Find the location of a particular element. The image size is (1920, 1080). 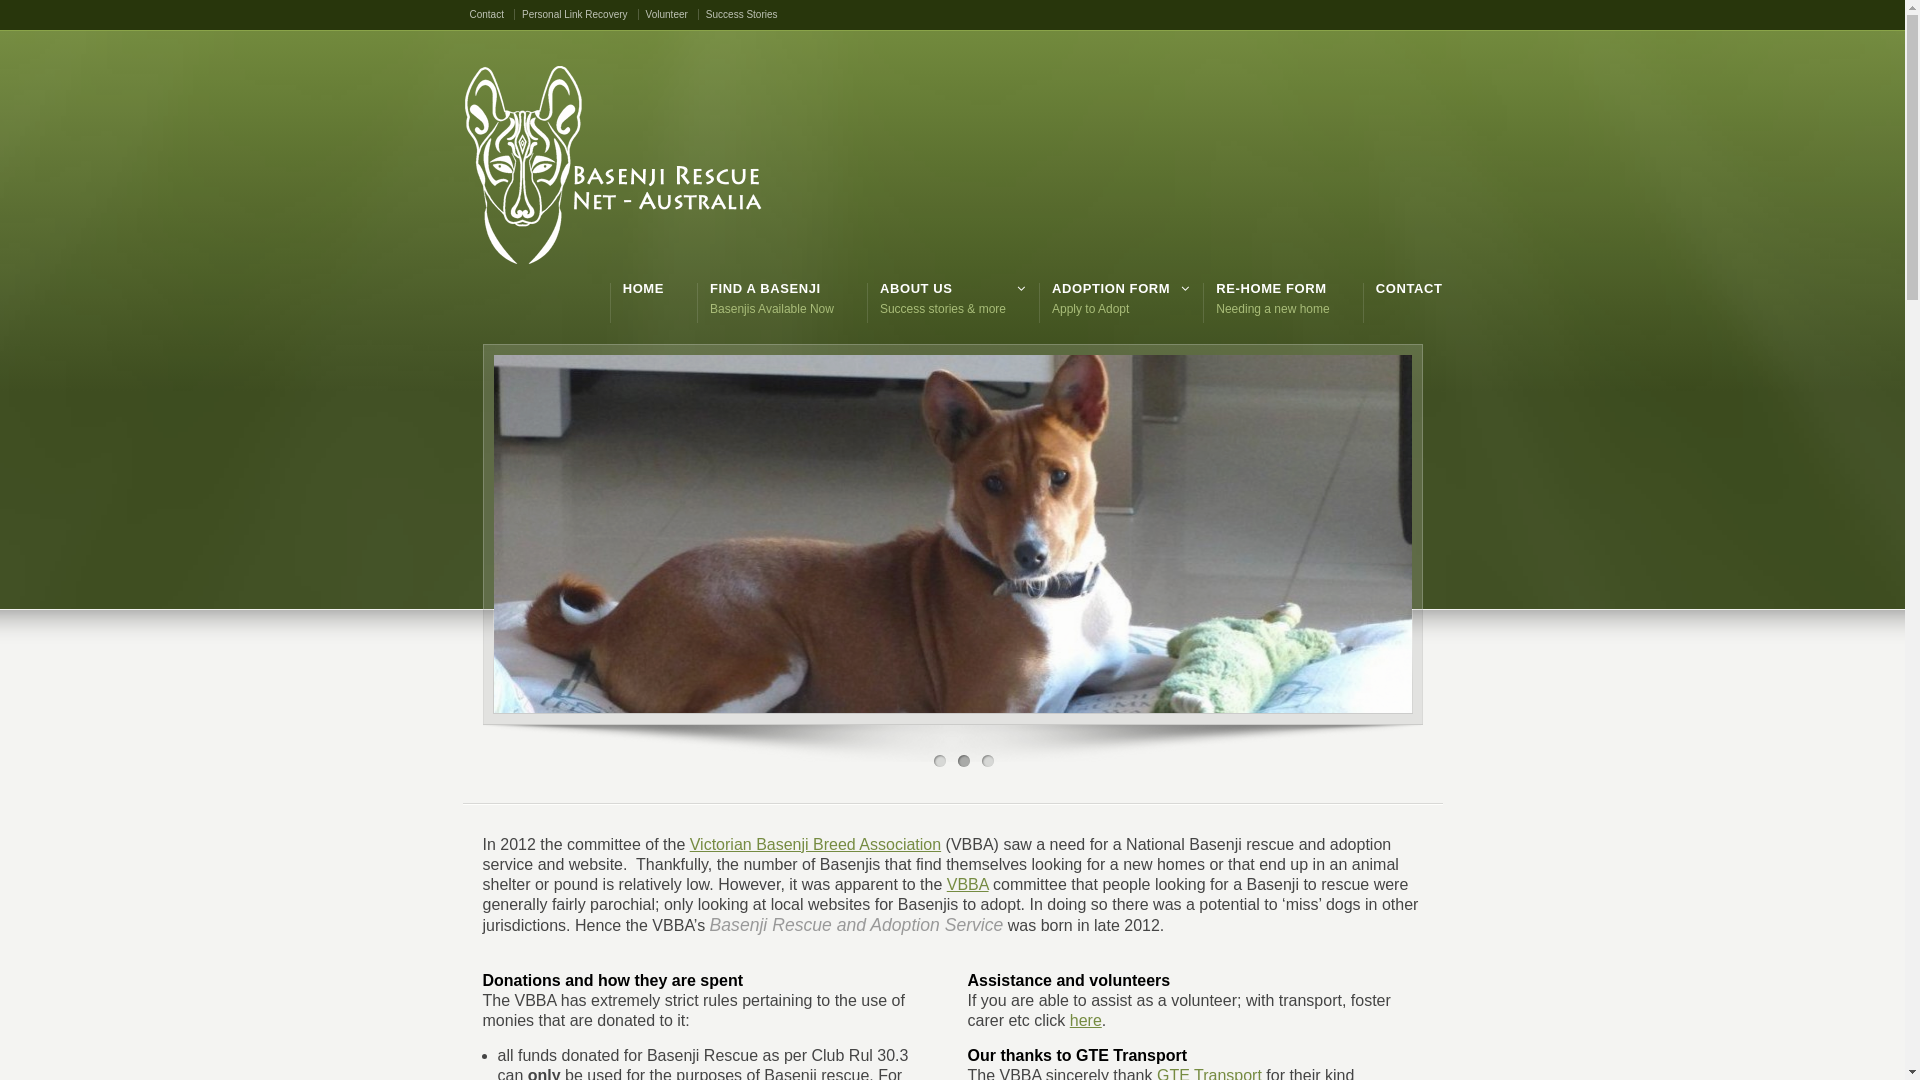

'VBBA' is located at coordinates (968, 883).